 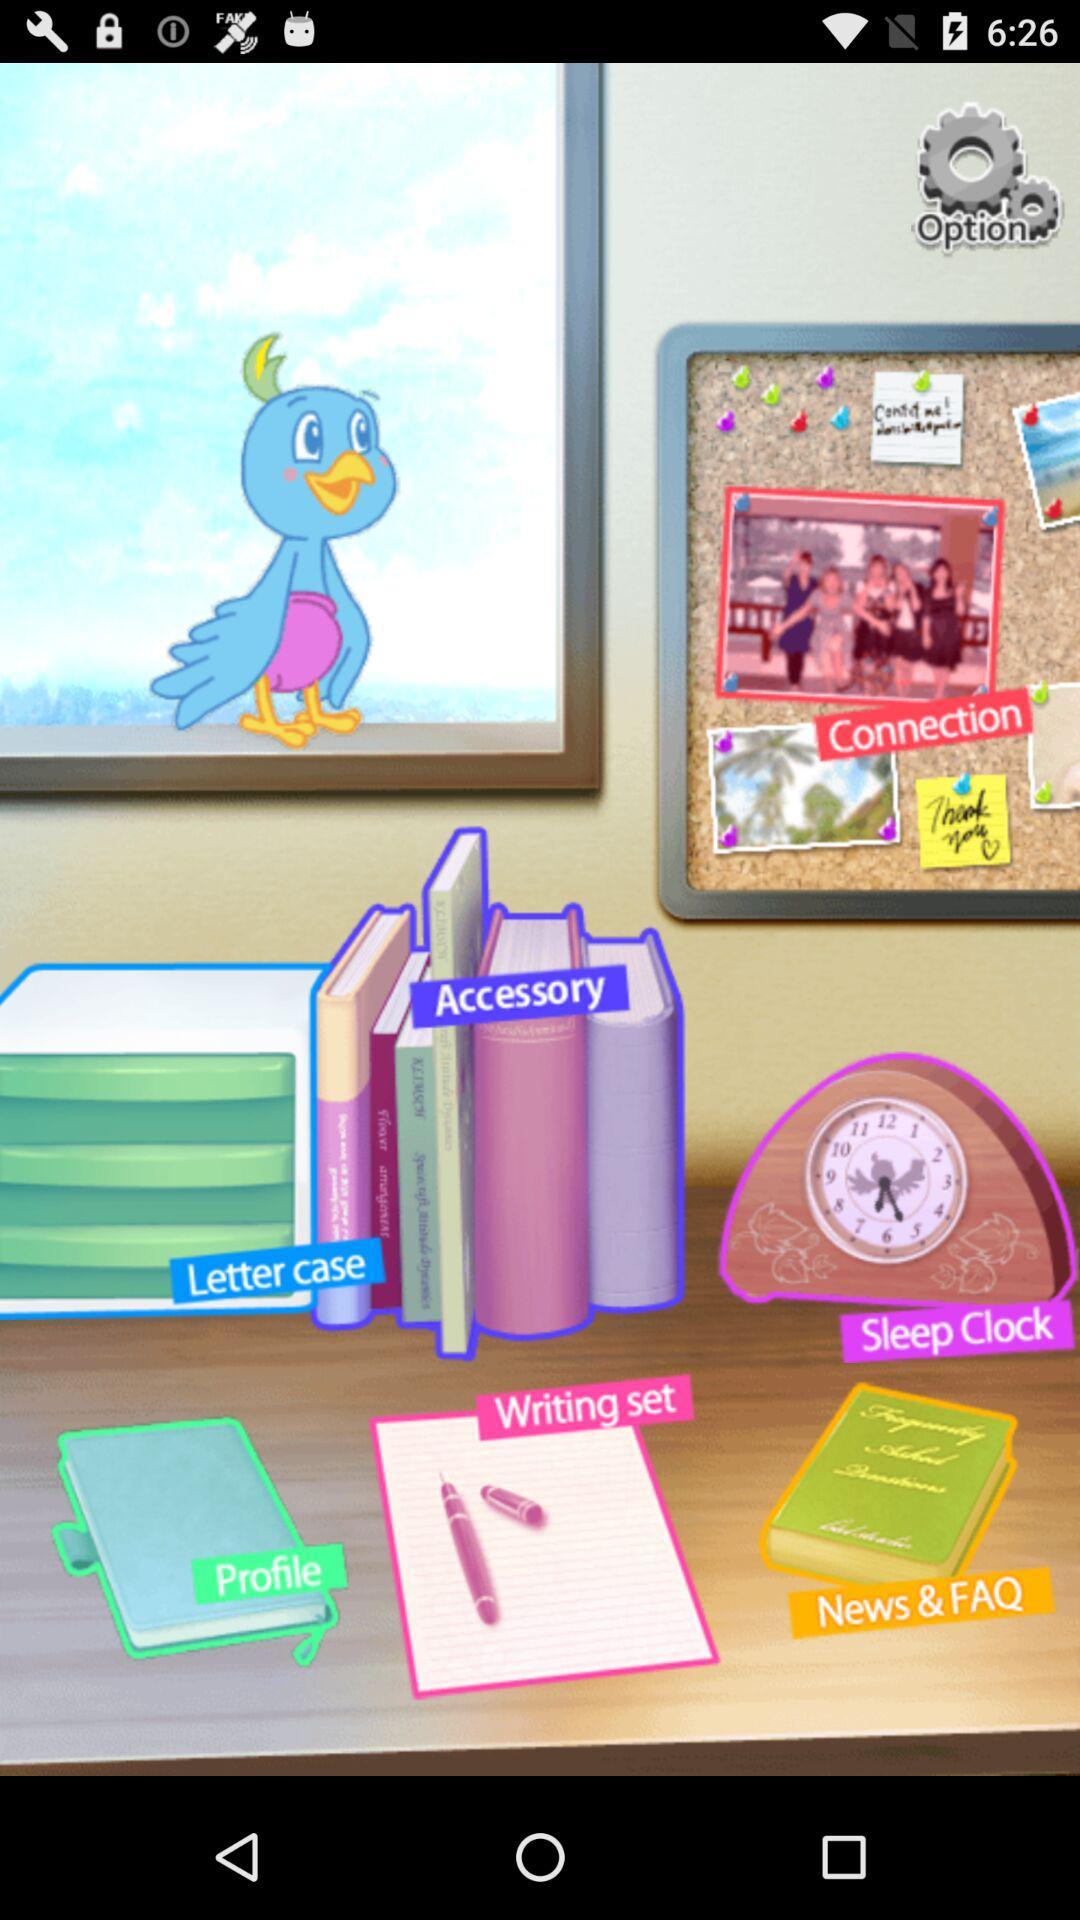 I want to click on letter case beside accessory, so click(x=496, y=1092).